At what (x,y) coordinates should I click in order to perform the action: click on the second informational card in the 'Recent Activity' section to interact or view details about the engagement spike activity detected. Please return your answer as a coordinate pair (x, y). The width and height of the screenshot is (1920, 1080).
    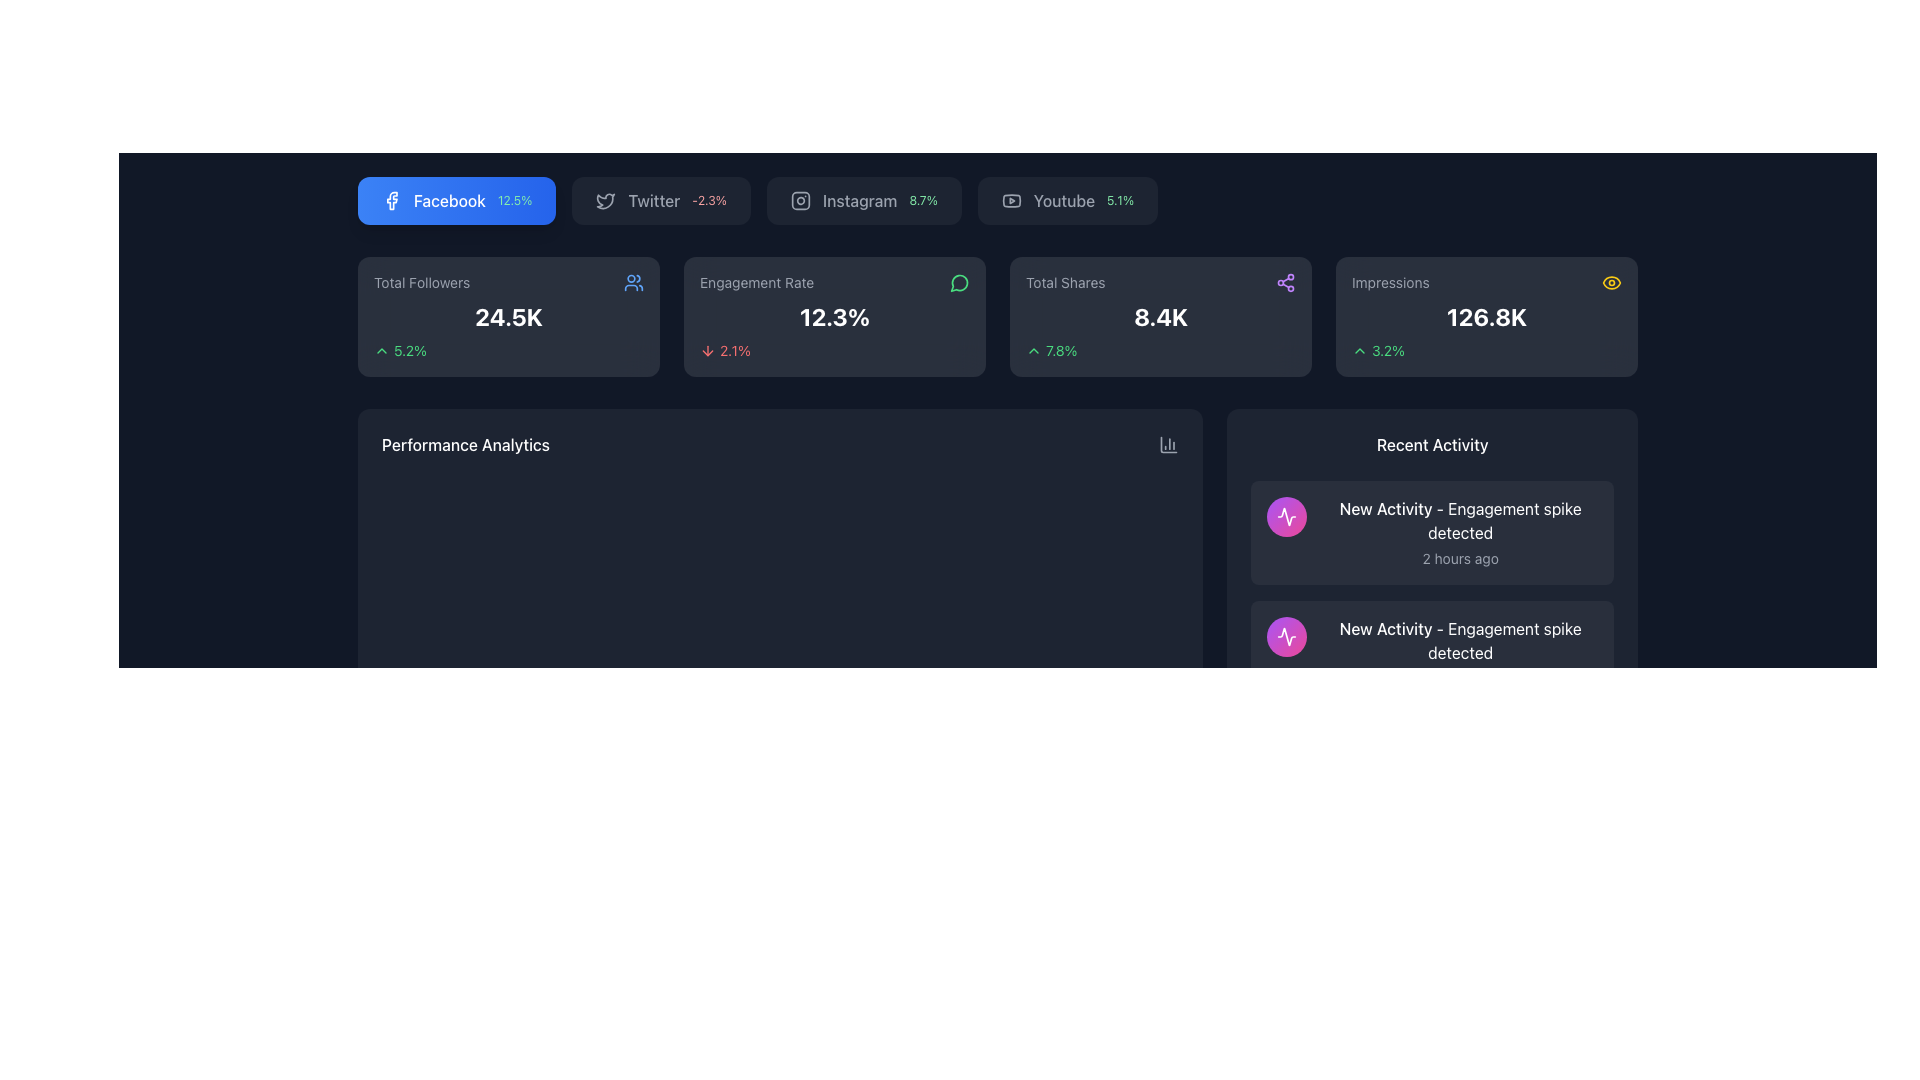
    Looking at the image, I should click on (1431, 652).